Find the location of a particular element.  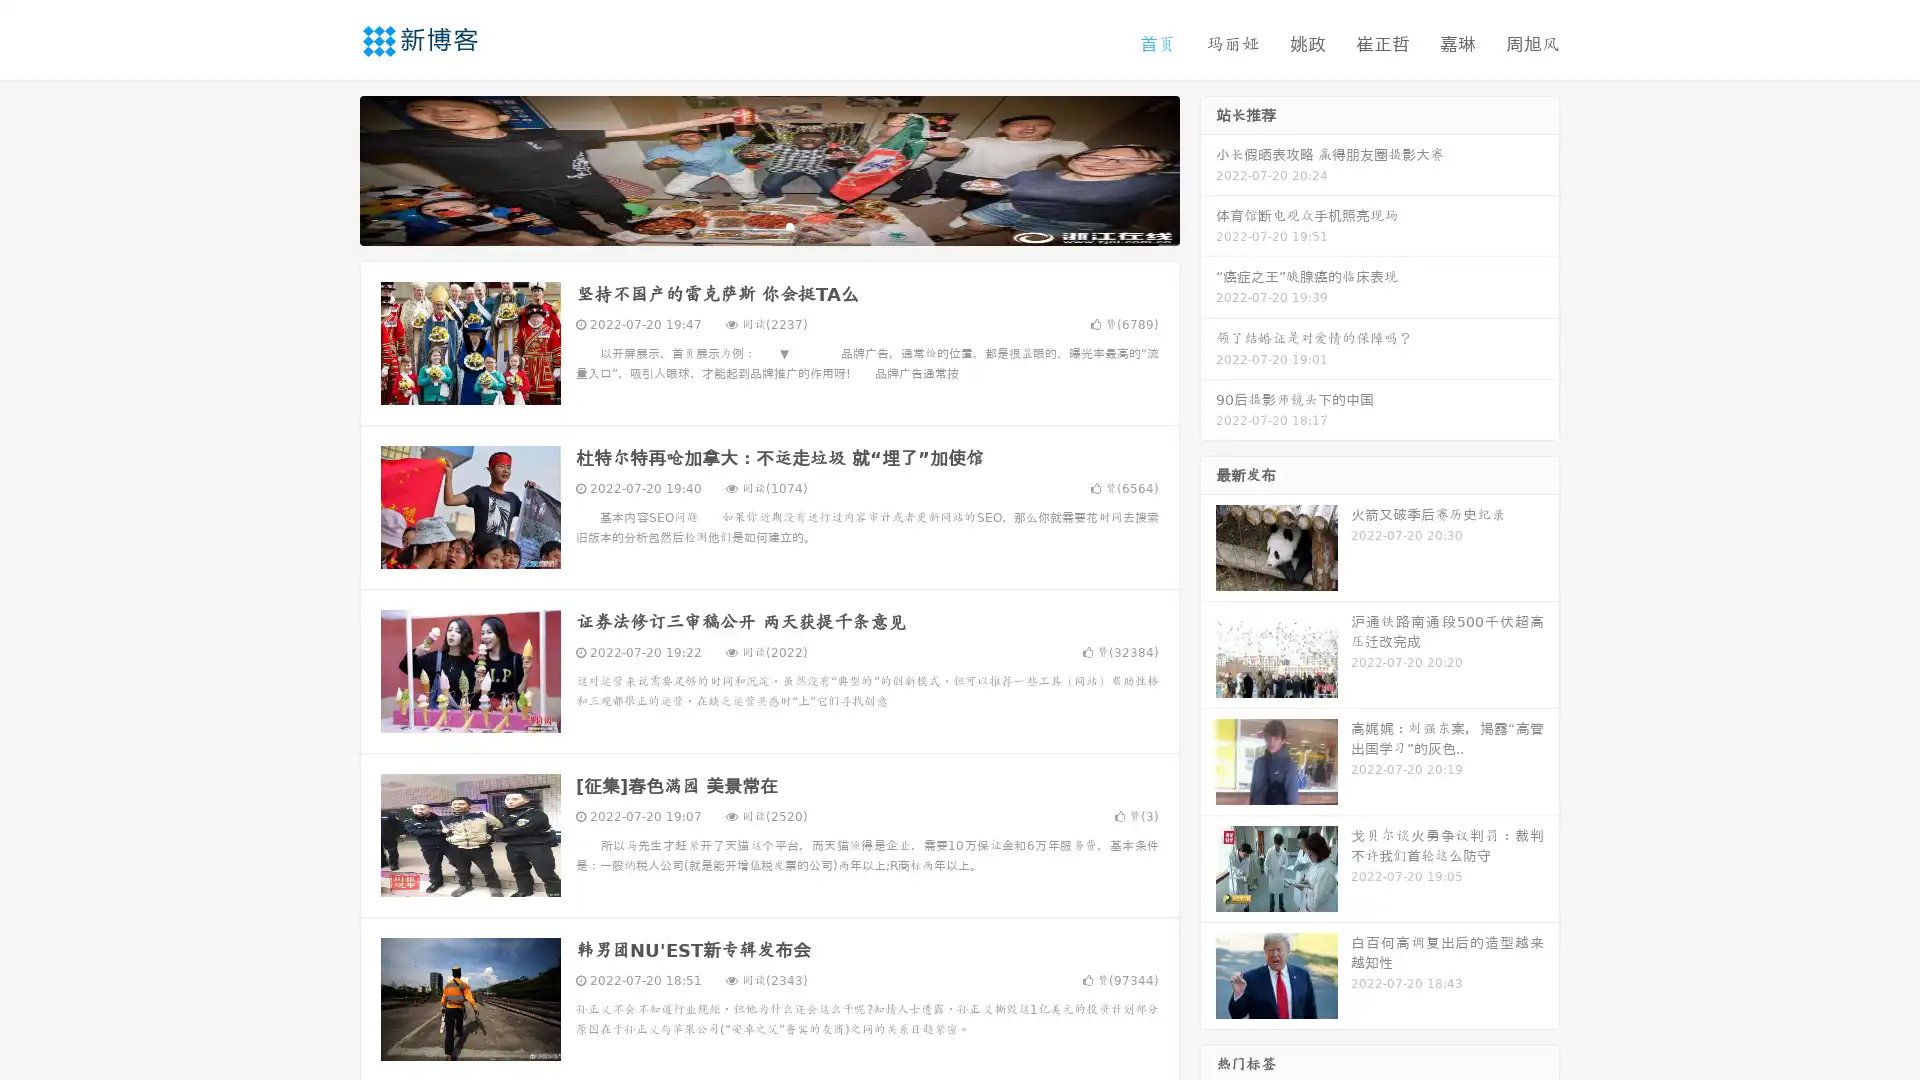

Go to slide 3 is located at coordinates (789, 225).